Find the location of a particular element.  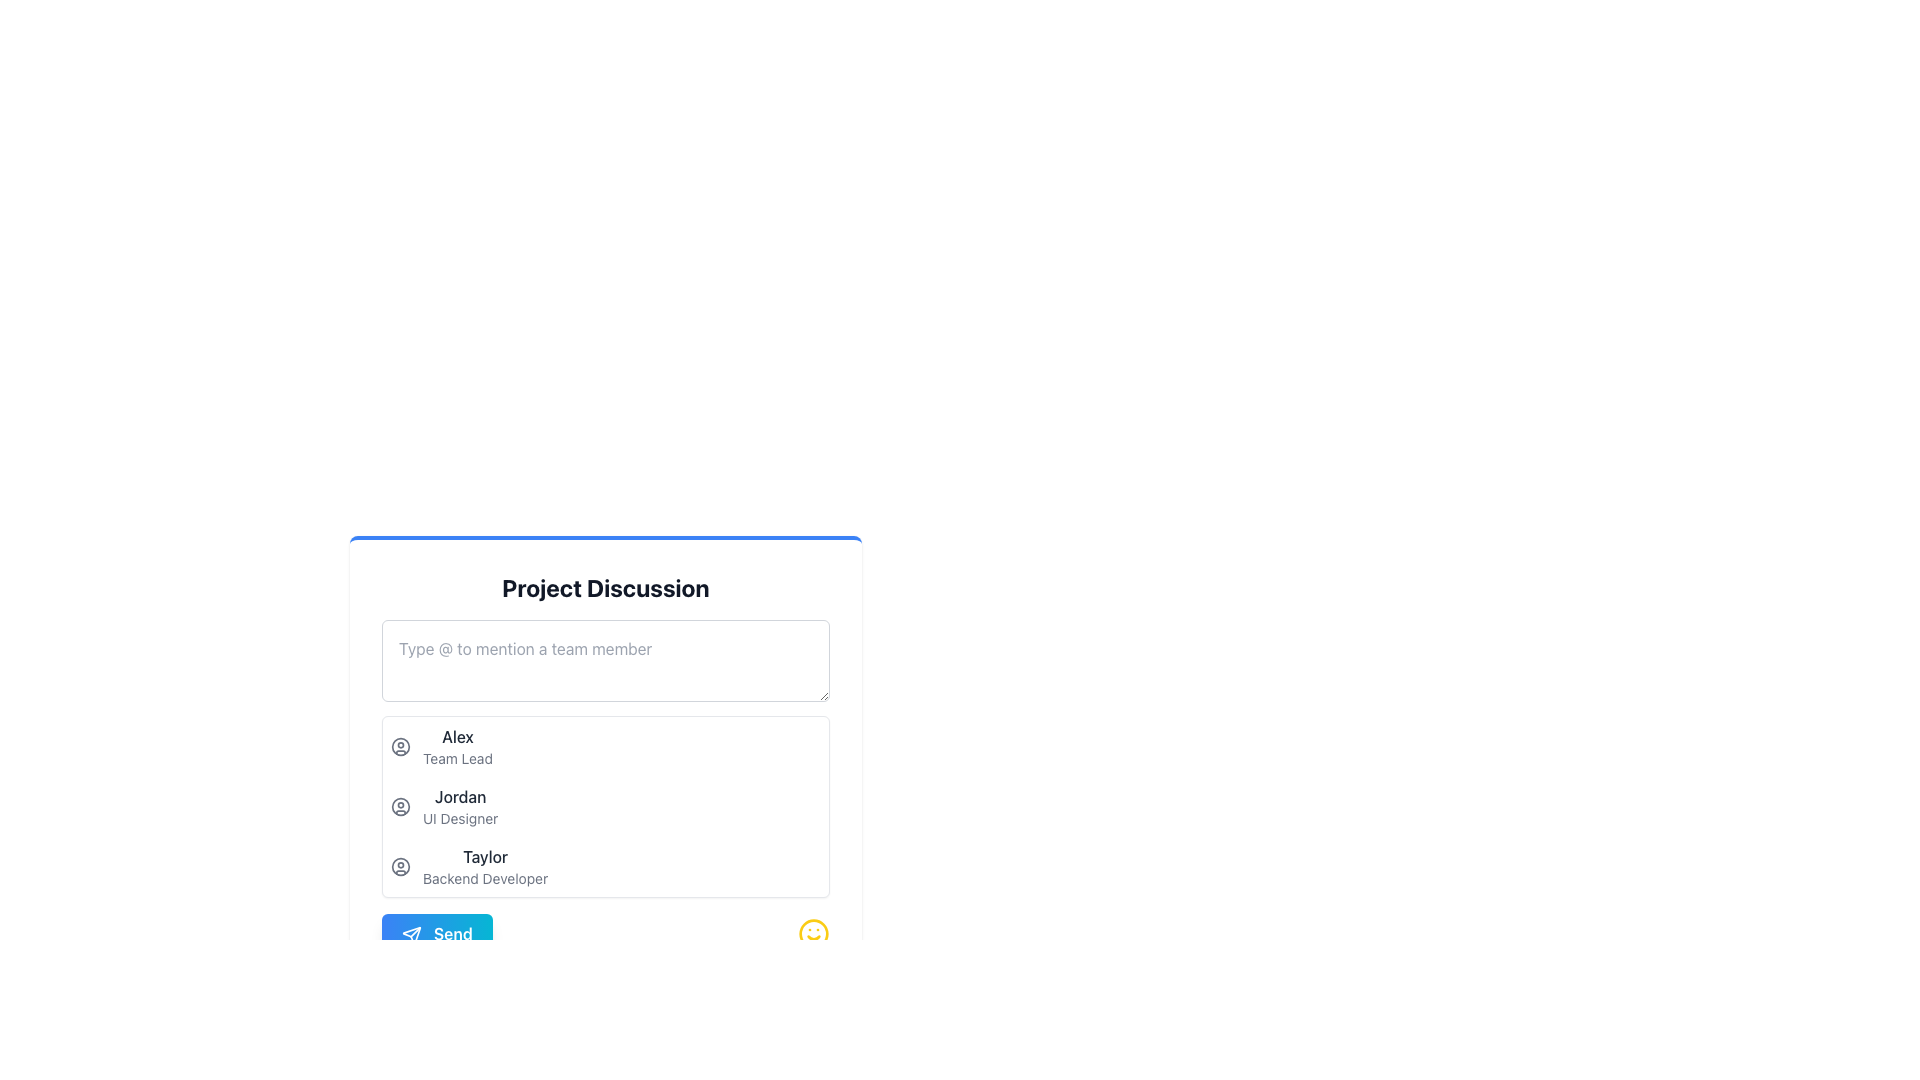

the message sending button located in the footer section of the discussion interface, positioned at the bottom-left corner adjacent to the yellow smiley face icon is located at coordinates (436, 933).